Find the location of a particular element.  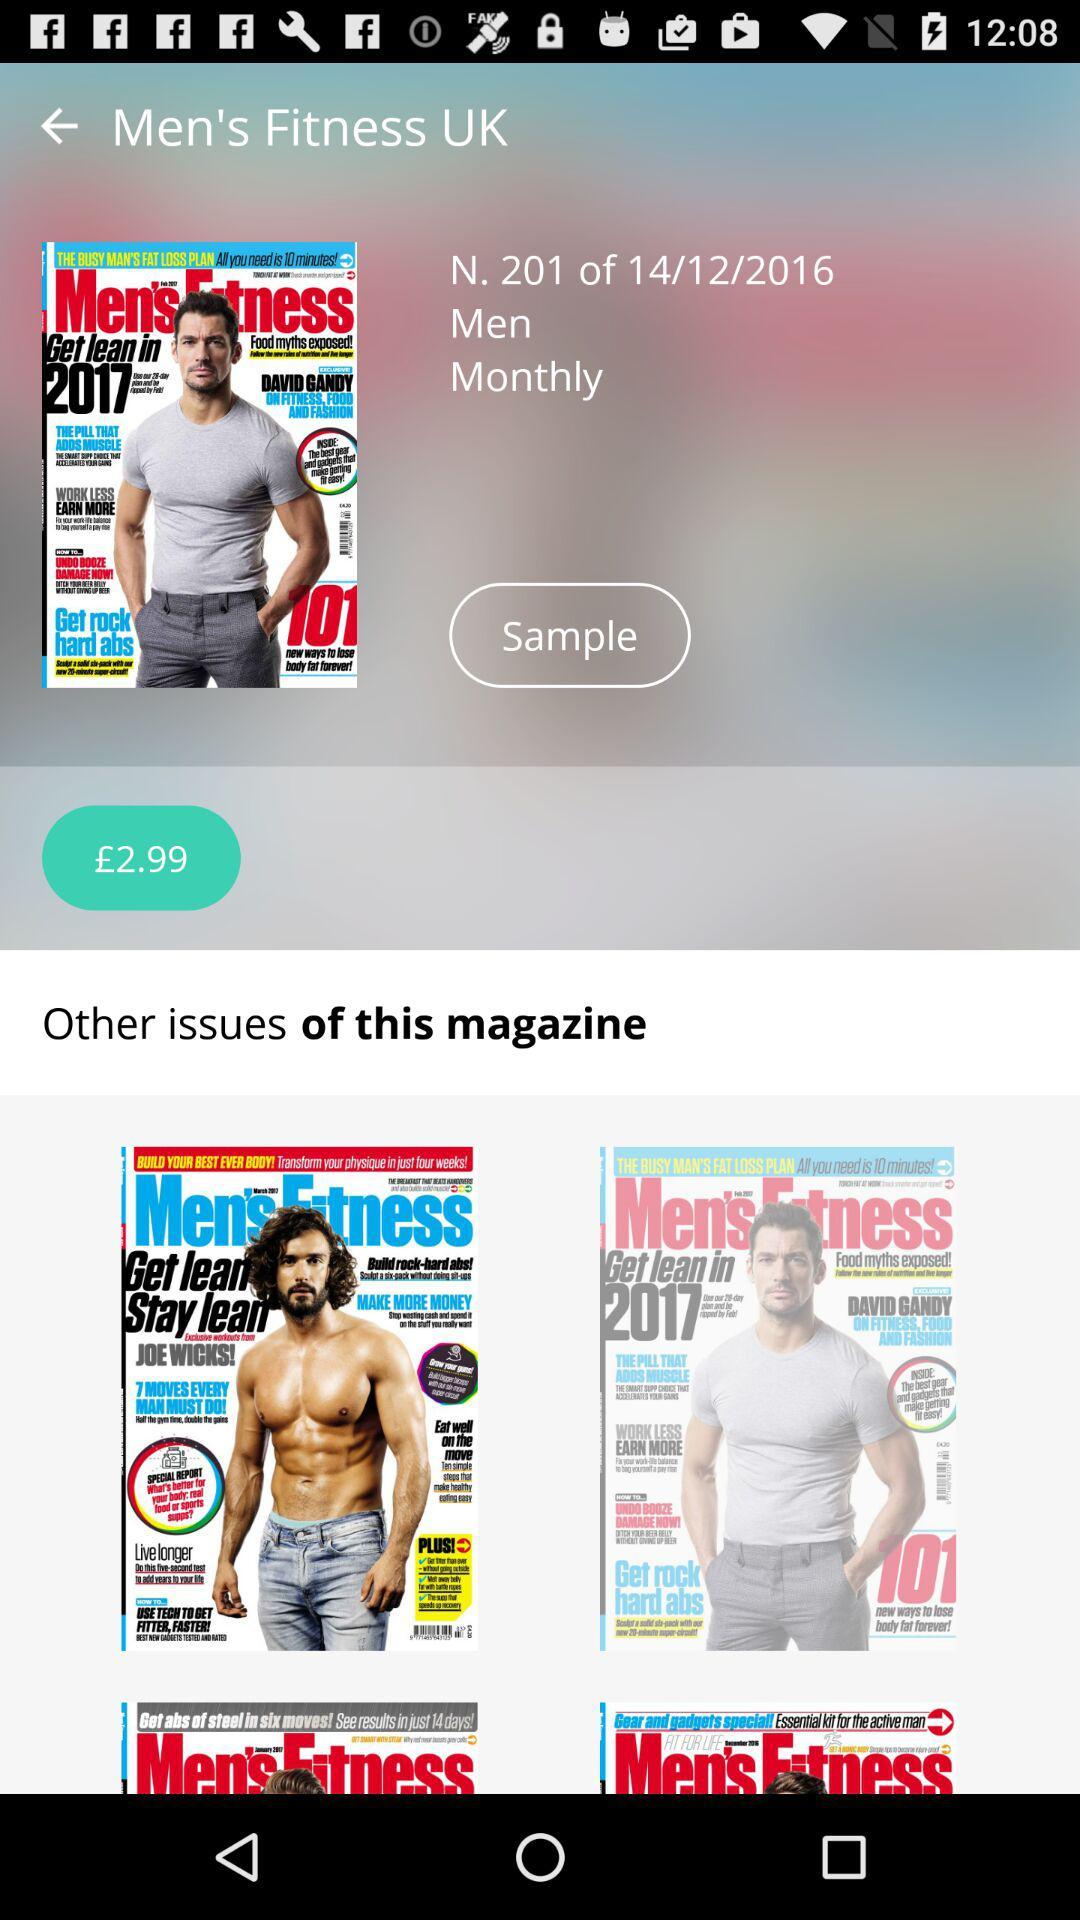

pick your magazine issue is located at coordinates (300, 1747).